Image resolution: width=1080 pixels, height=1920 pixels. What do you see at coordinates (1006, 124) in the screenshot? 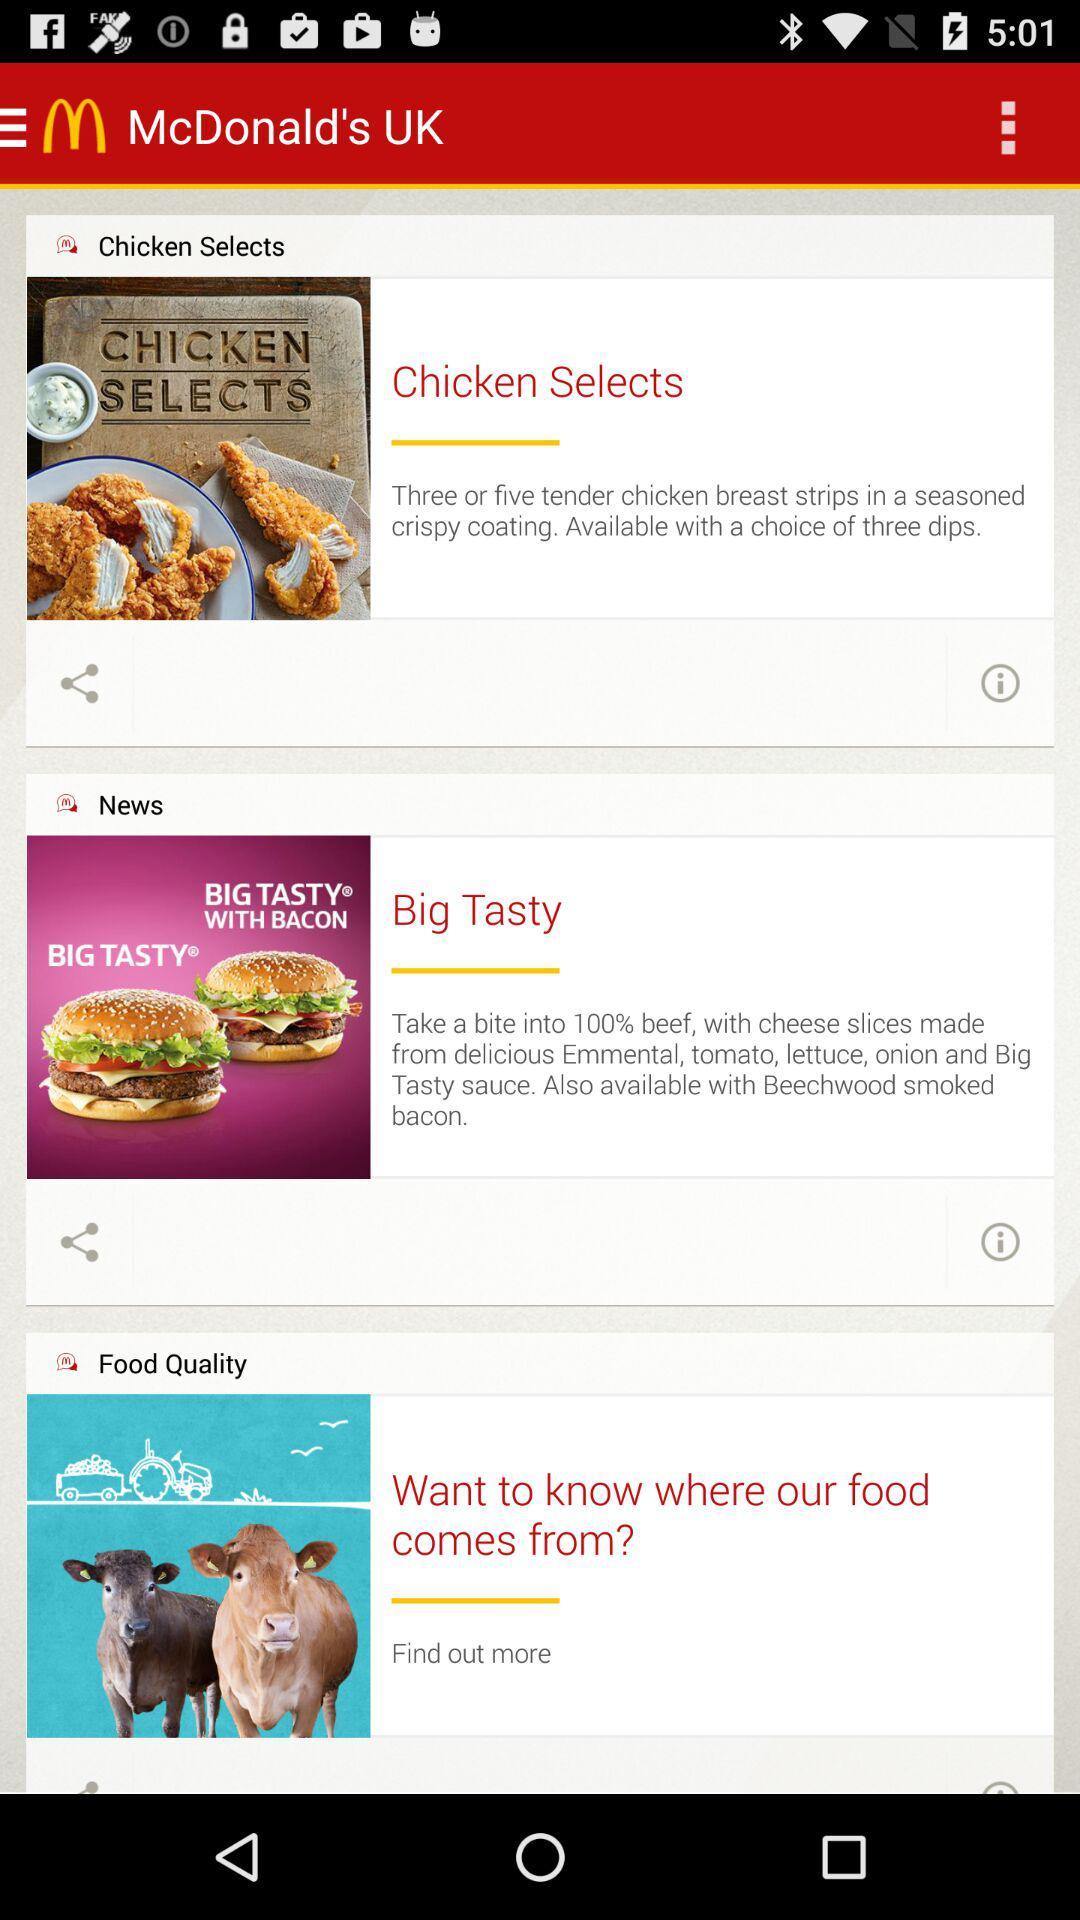
I see `icon at the top right corner` at bounding box center [1006, 124].